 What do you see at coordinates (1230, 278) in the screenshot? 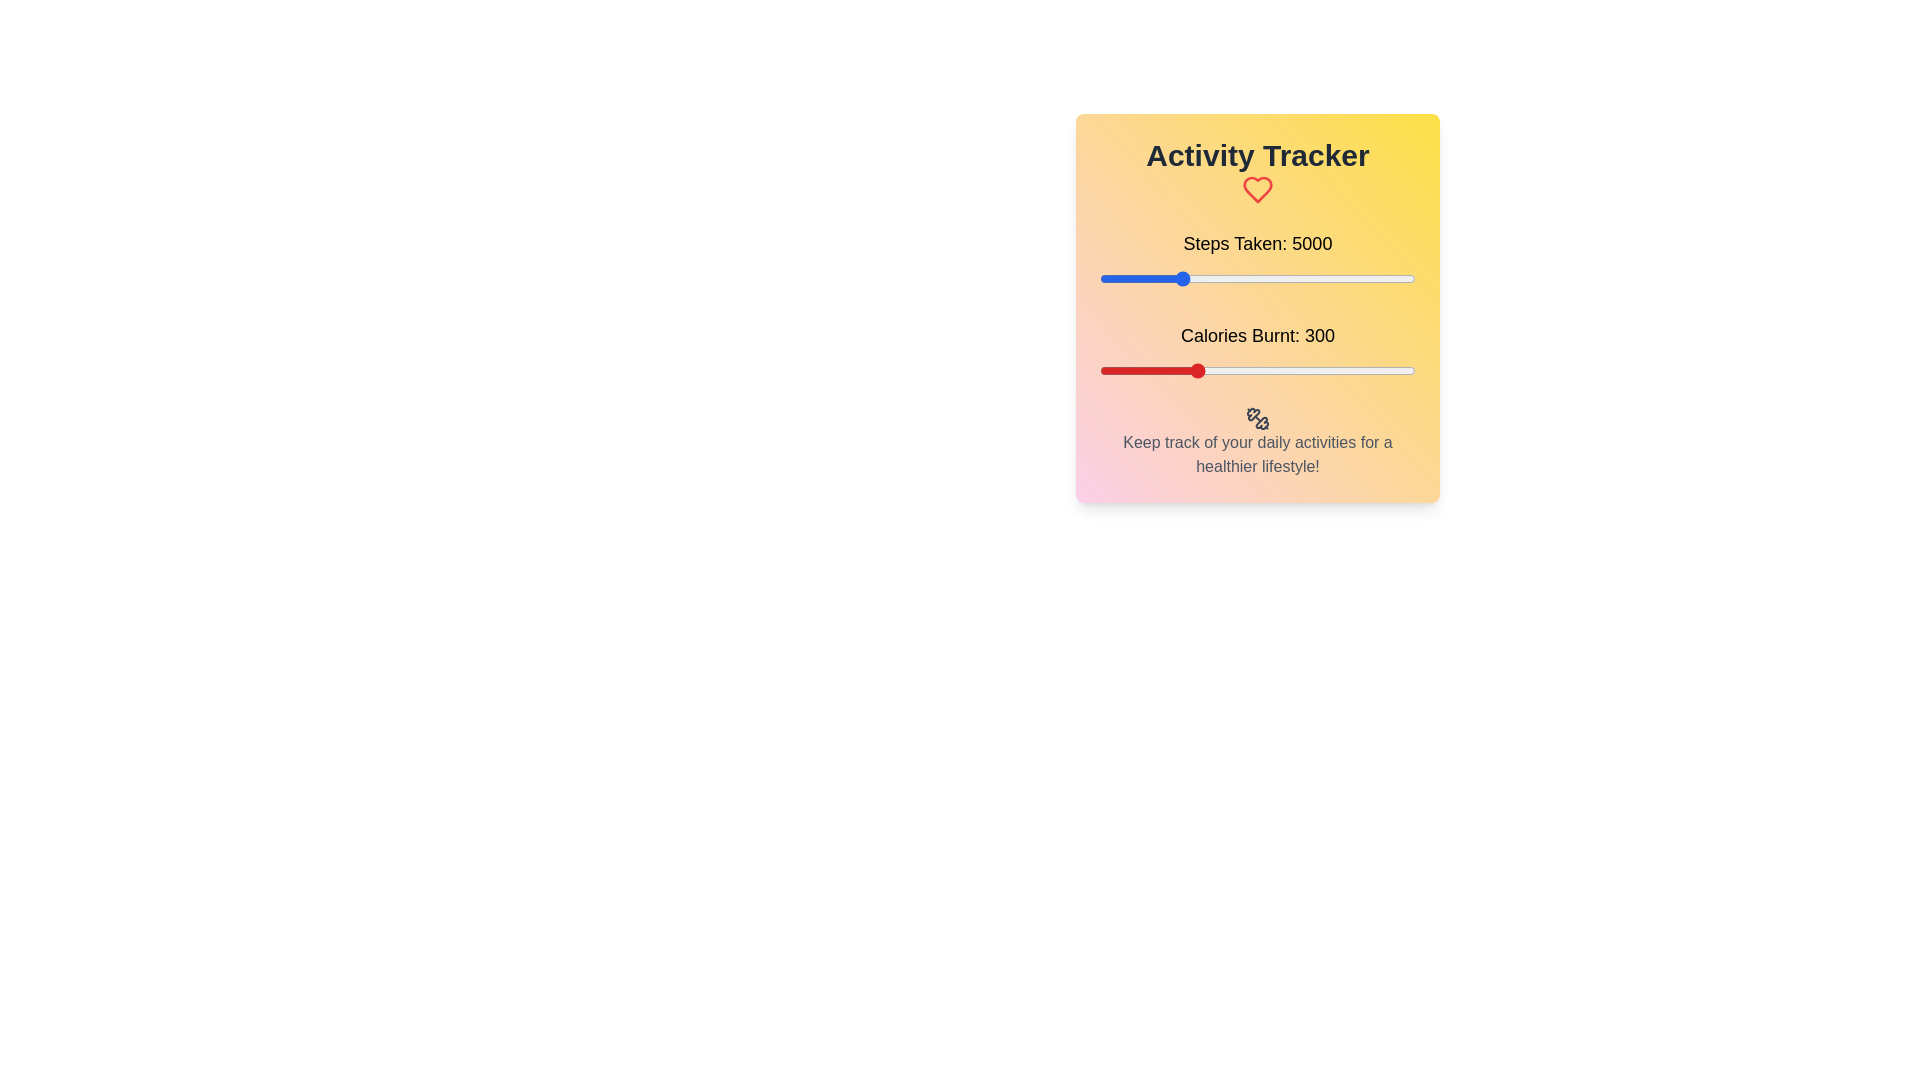
I see `steps taken` at bounding box center [1230, 278].